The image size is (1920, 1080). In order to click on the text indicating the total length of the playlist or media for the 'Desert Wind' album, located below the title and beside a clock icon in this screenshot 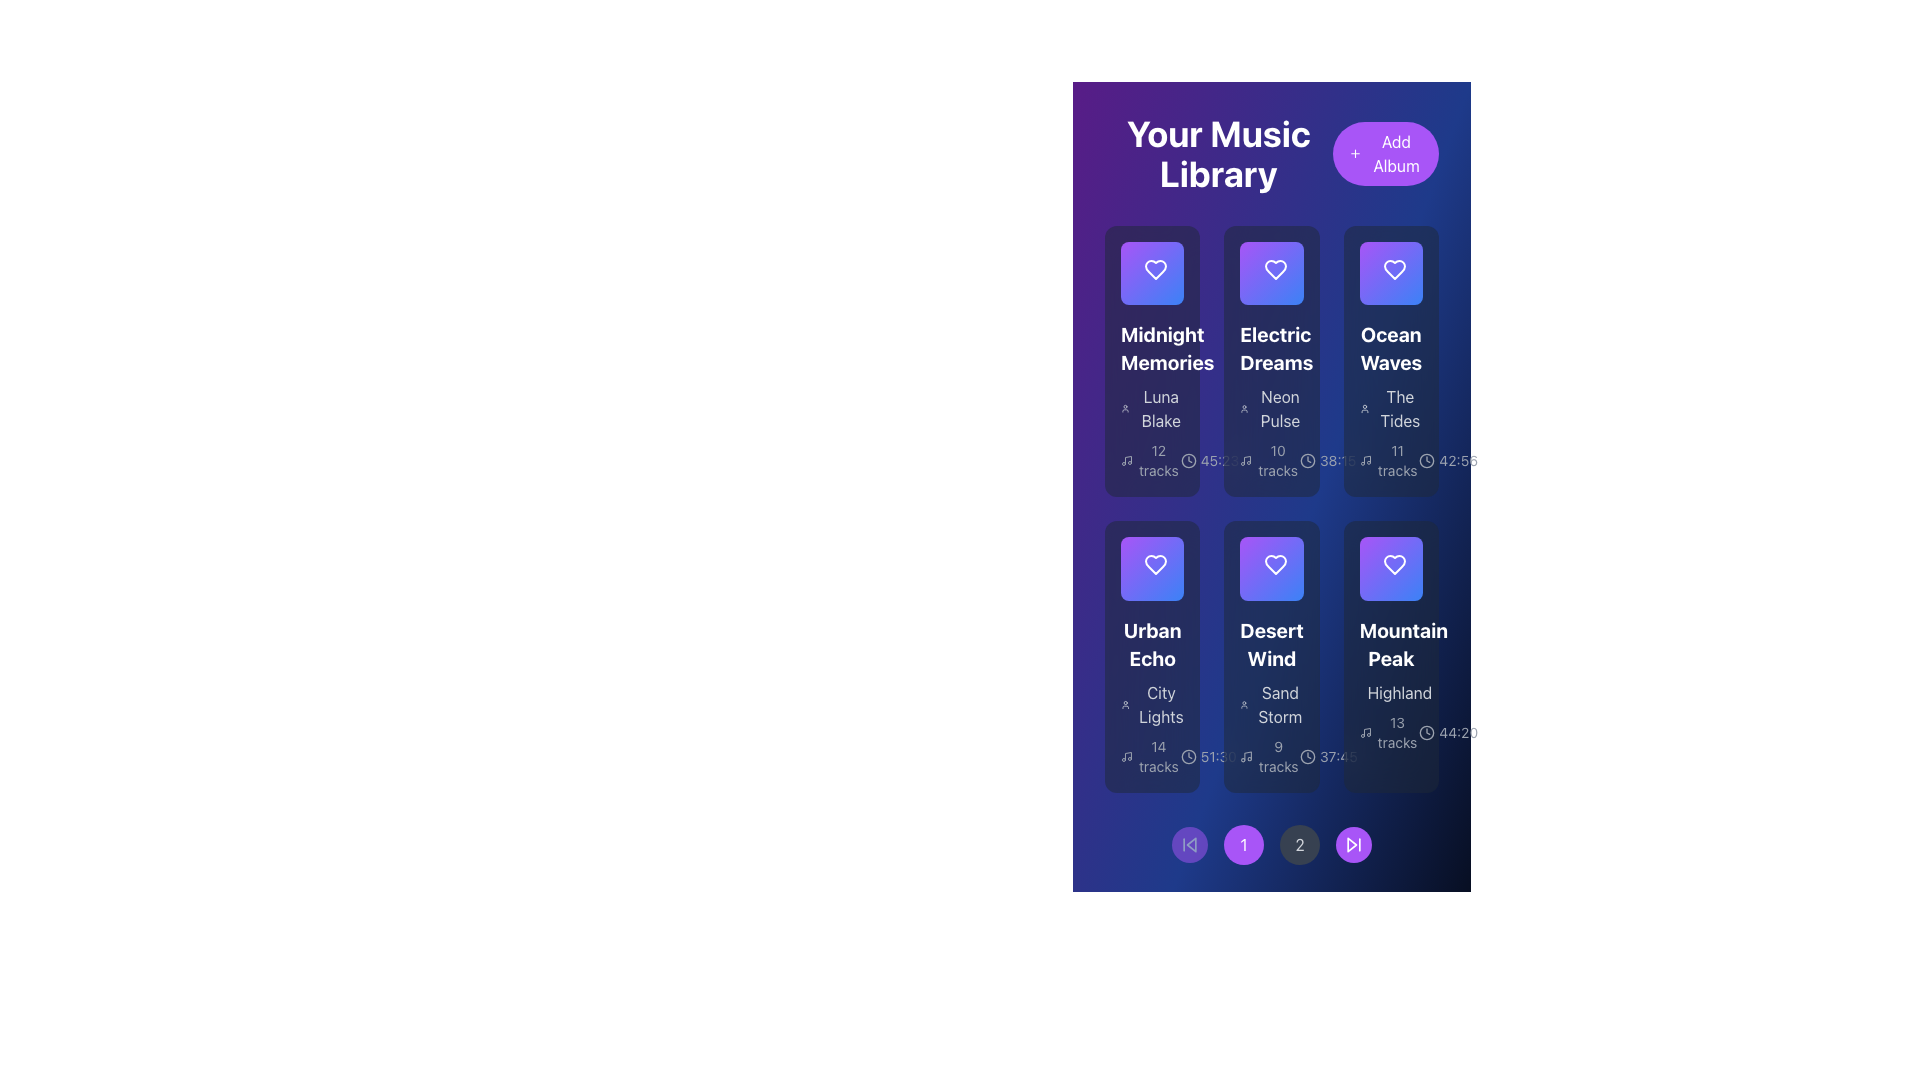, I will do `click(1217, 756)`.